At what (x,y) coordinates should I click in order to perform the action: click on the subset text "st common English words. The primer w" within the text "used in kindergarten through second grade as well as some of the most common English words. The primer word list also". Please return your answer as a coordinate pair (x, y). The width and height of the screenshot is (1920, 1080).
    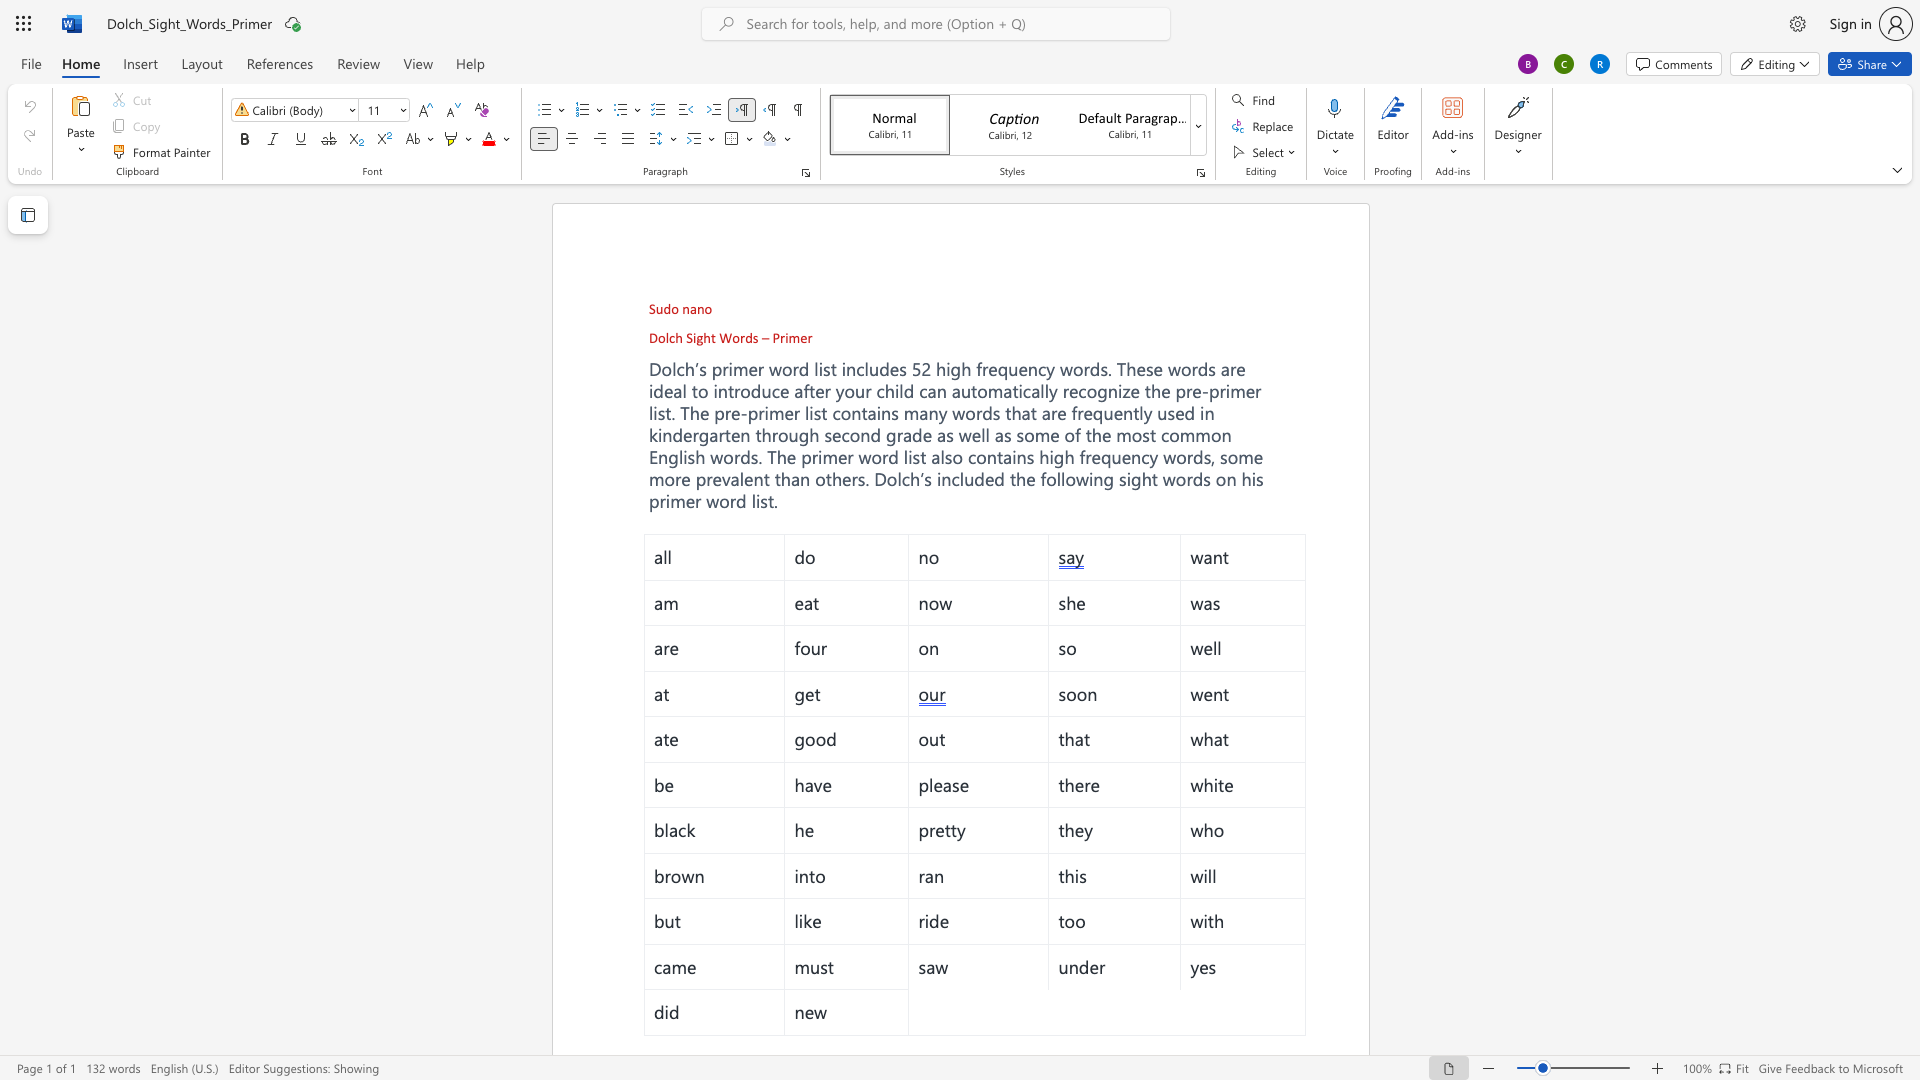
    Looking at the image, I should click on (1142, 434).